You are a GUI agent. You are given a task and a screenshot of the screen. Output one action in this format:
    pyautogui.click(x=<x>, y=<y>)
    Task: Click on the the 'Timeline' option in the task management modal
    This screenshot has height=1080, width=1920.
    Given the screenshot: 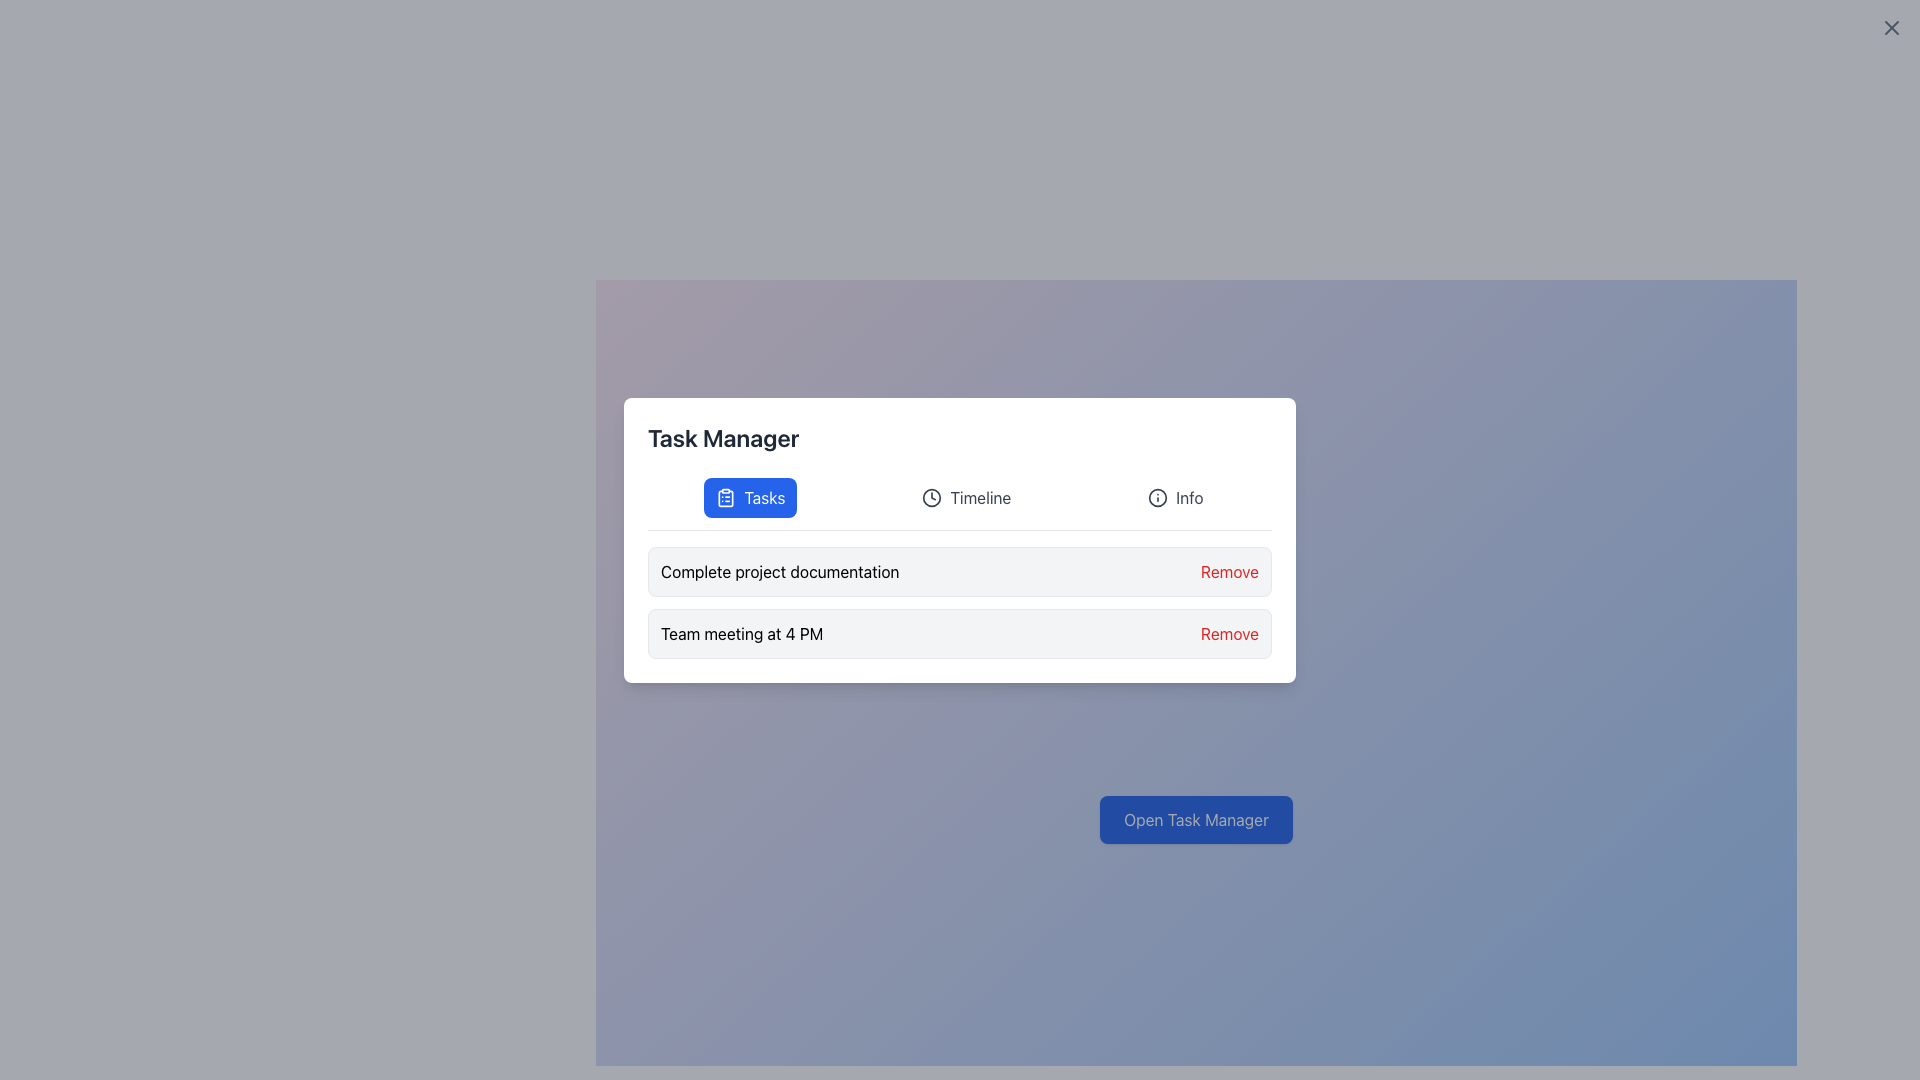 What is the action you would take?
    pyautogui.click(x=960, y=540)
    